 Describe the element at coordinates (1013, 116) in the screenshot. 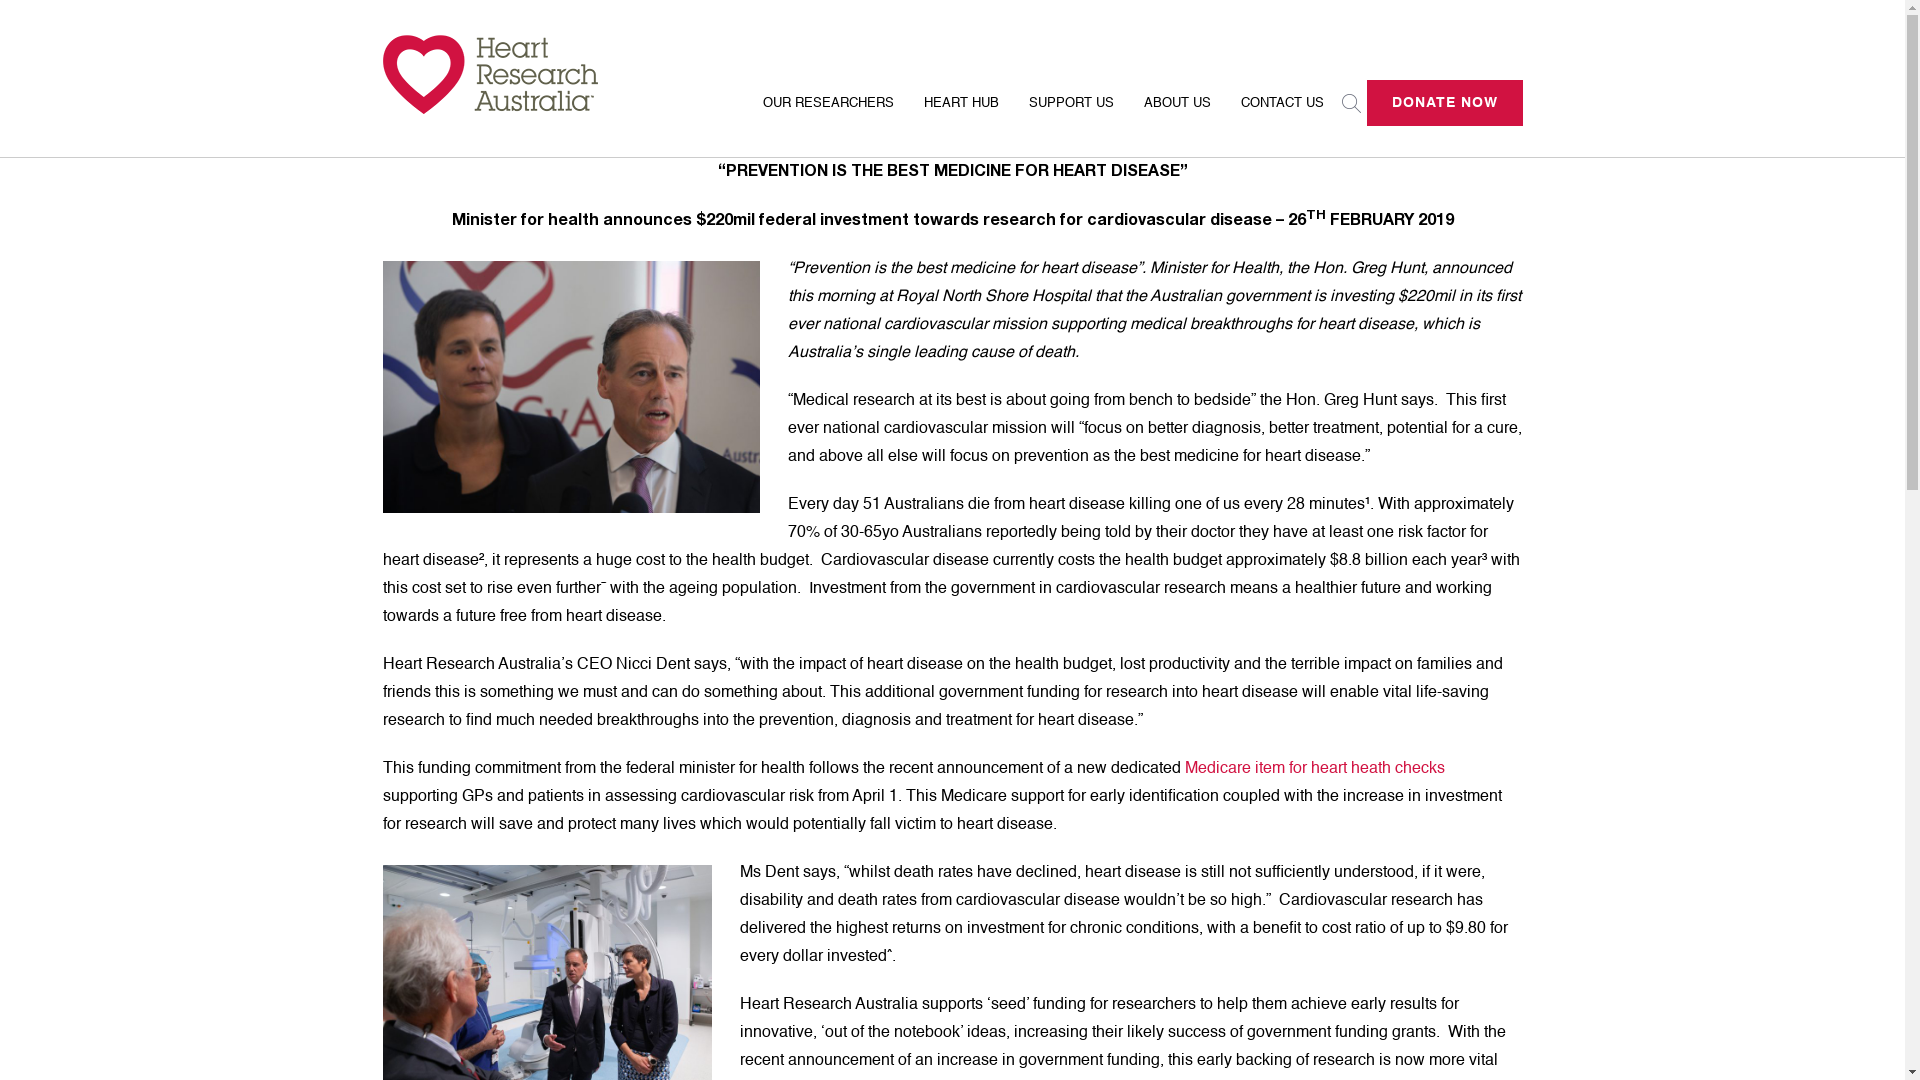

I see `'SUPPORT US'` at that location.